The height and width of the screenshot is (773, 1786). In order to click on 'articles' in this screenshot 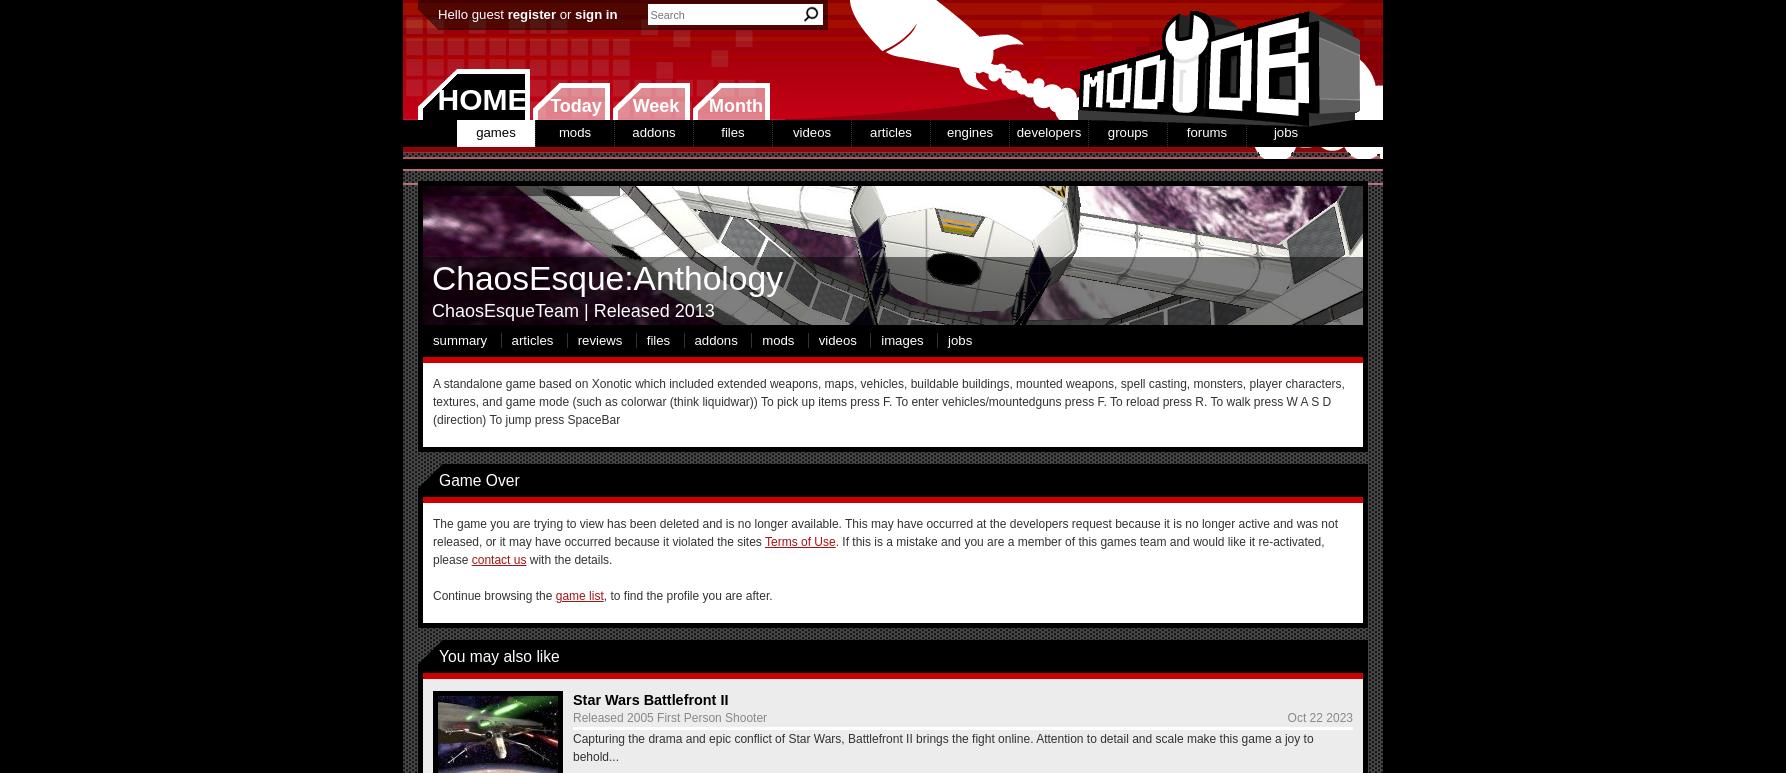, I will do `click(531, 338)`.